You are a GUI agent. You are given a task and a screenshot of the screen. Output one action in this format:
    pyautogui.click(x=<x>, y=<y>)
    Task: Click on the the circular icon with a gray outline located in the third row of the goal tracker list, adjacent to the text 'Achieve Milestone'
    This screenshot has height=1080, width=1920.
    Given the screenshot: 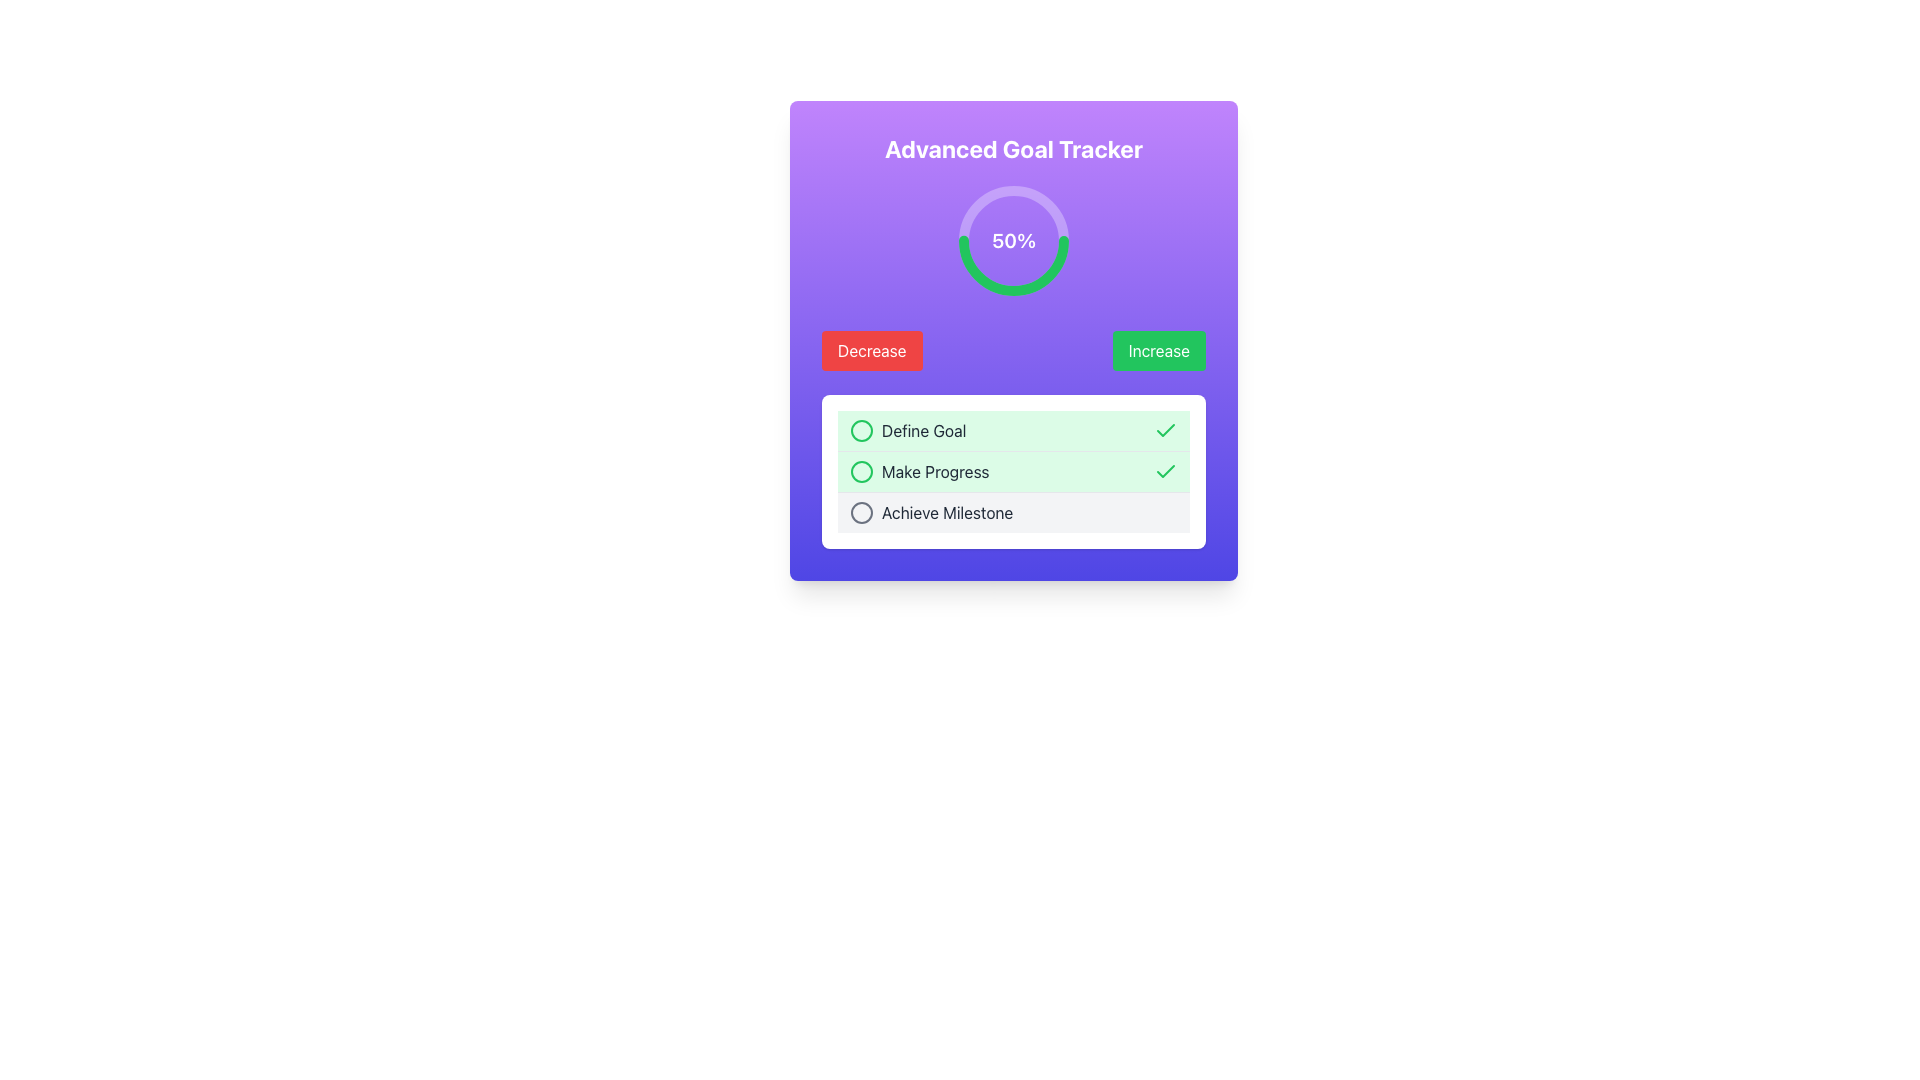 What is the action you would take?
    pyautogui.click(x=862, y=512)
    